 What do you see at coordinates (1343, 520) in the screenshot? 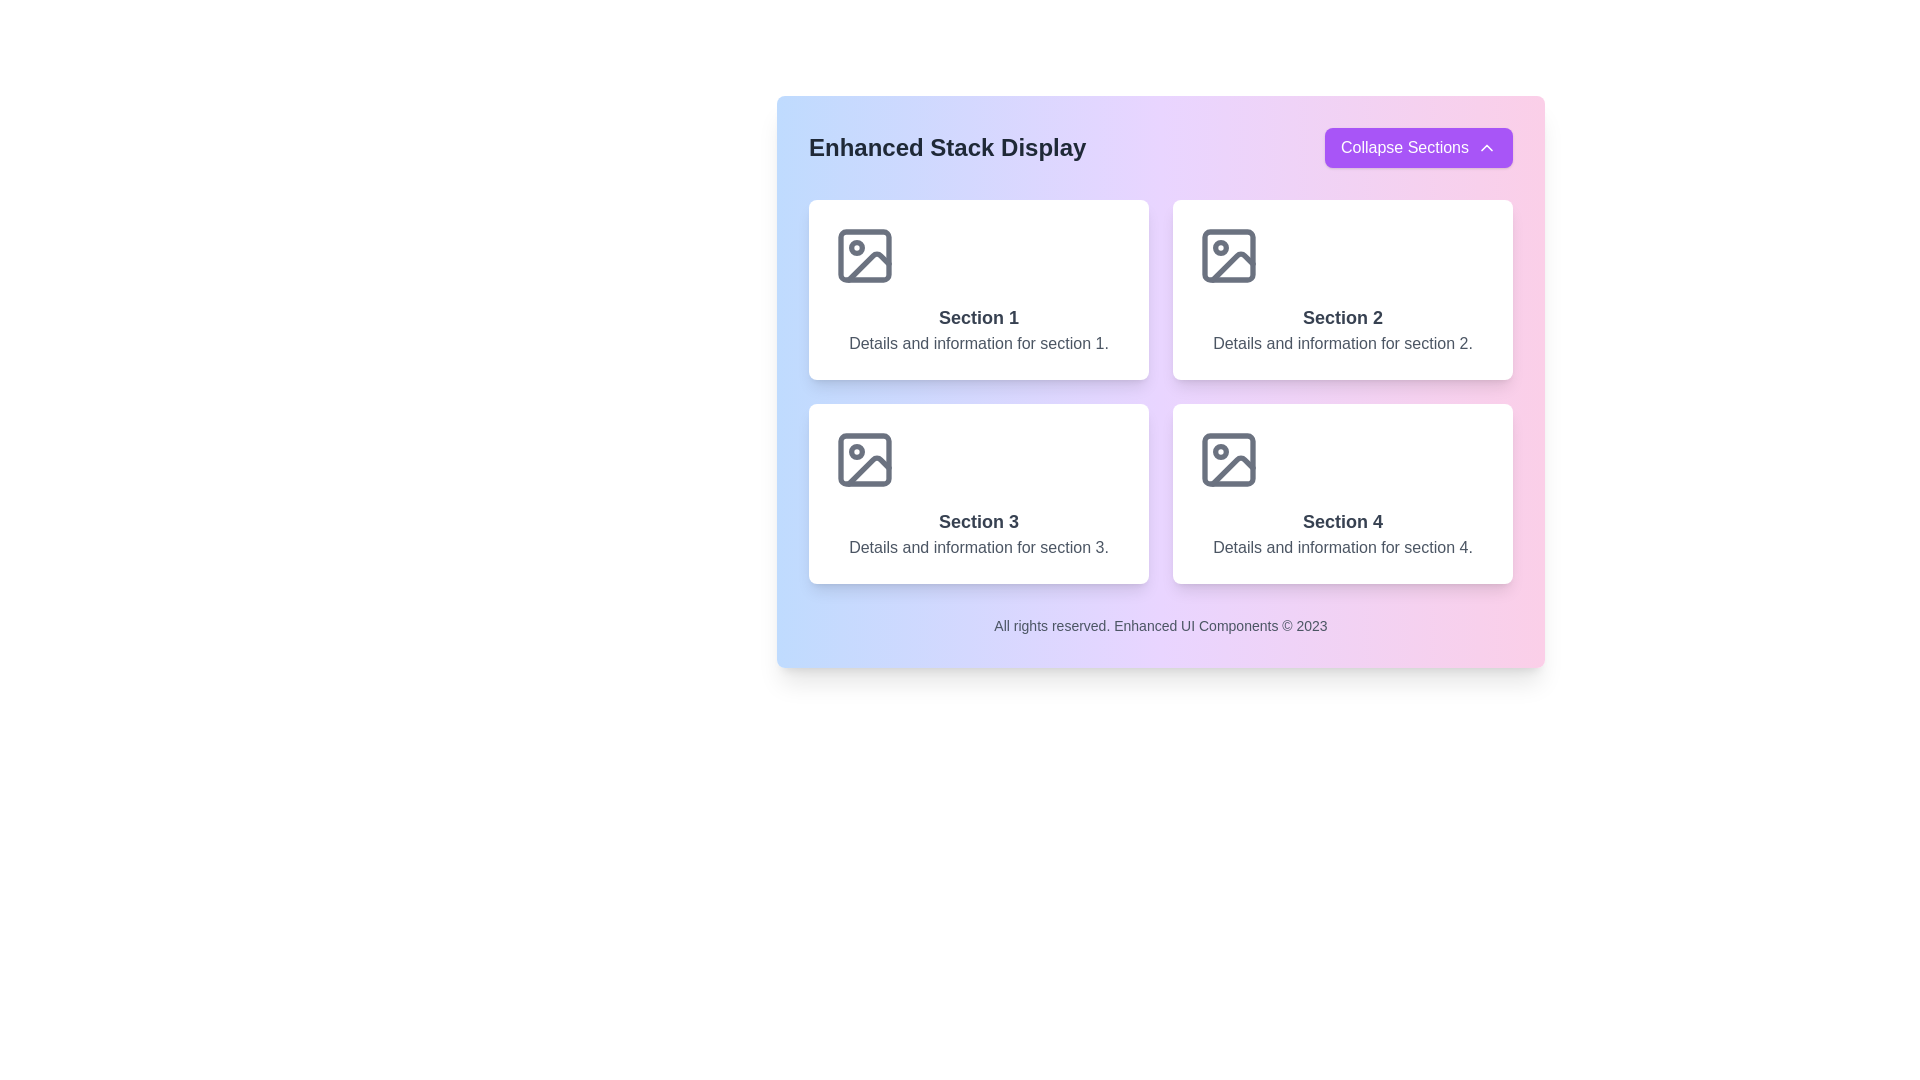
I see `the Text Label that serves as a title for the content of the fourth section, located in the bottom-right quadrant of a 2-row, 2-column grid layout, specifically positioned above its descriptive text` at bounding box center [1343, 520].